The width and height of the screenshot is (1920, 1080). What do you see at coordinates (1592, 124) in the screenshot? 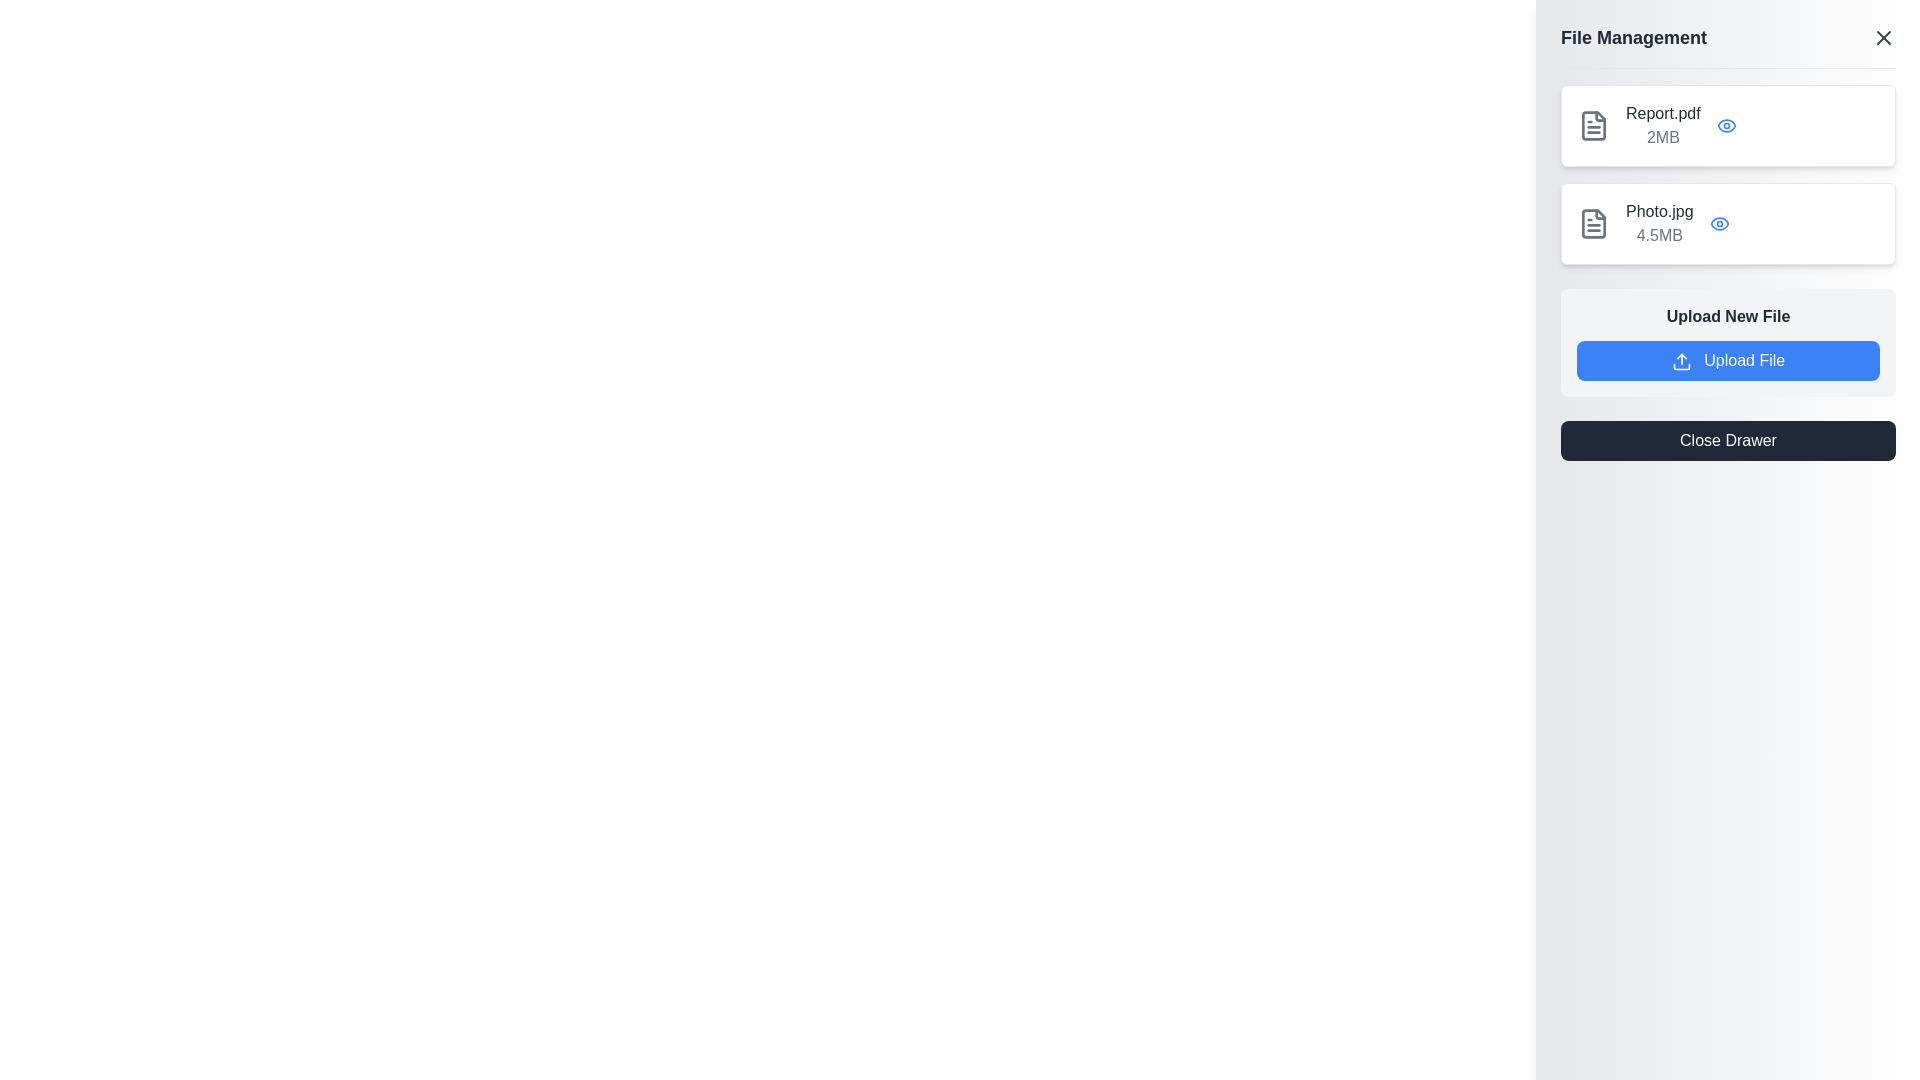
I see `the file icon representing 'Report.pdf', which is styled in gray and located on the far right side of the interface` at bounding box center [1592, 124].